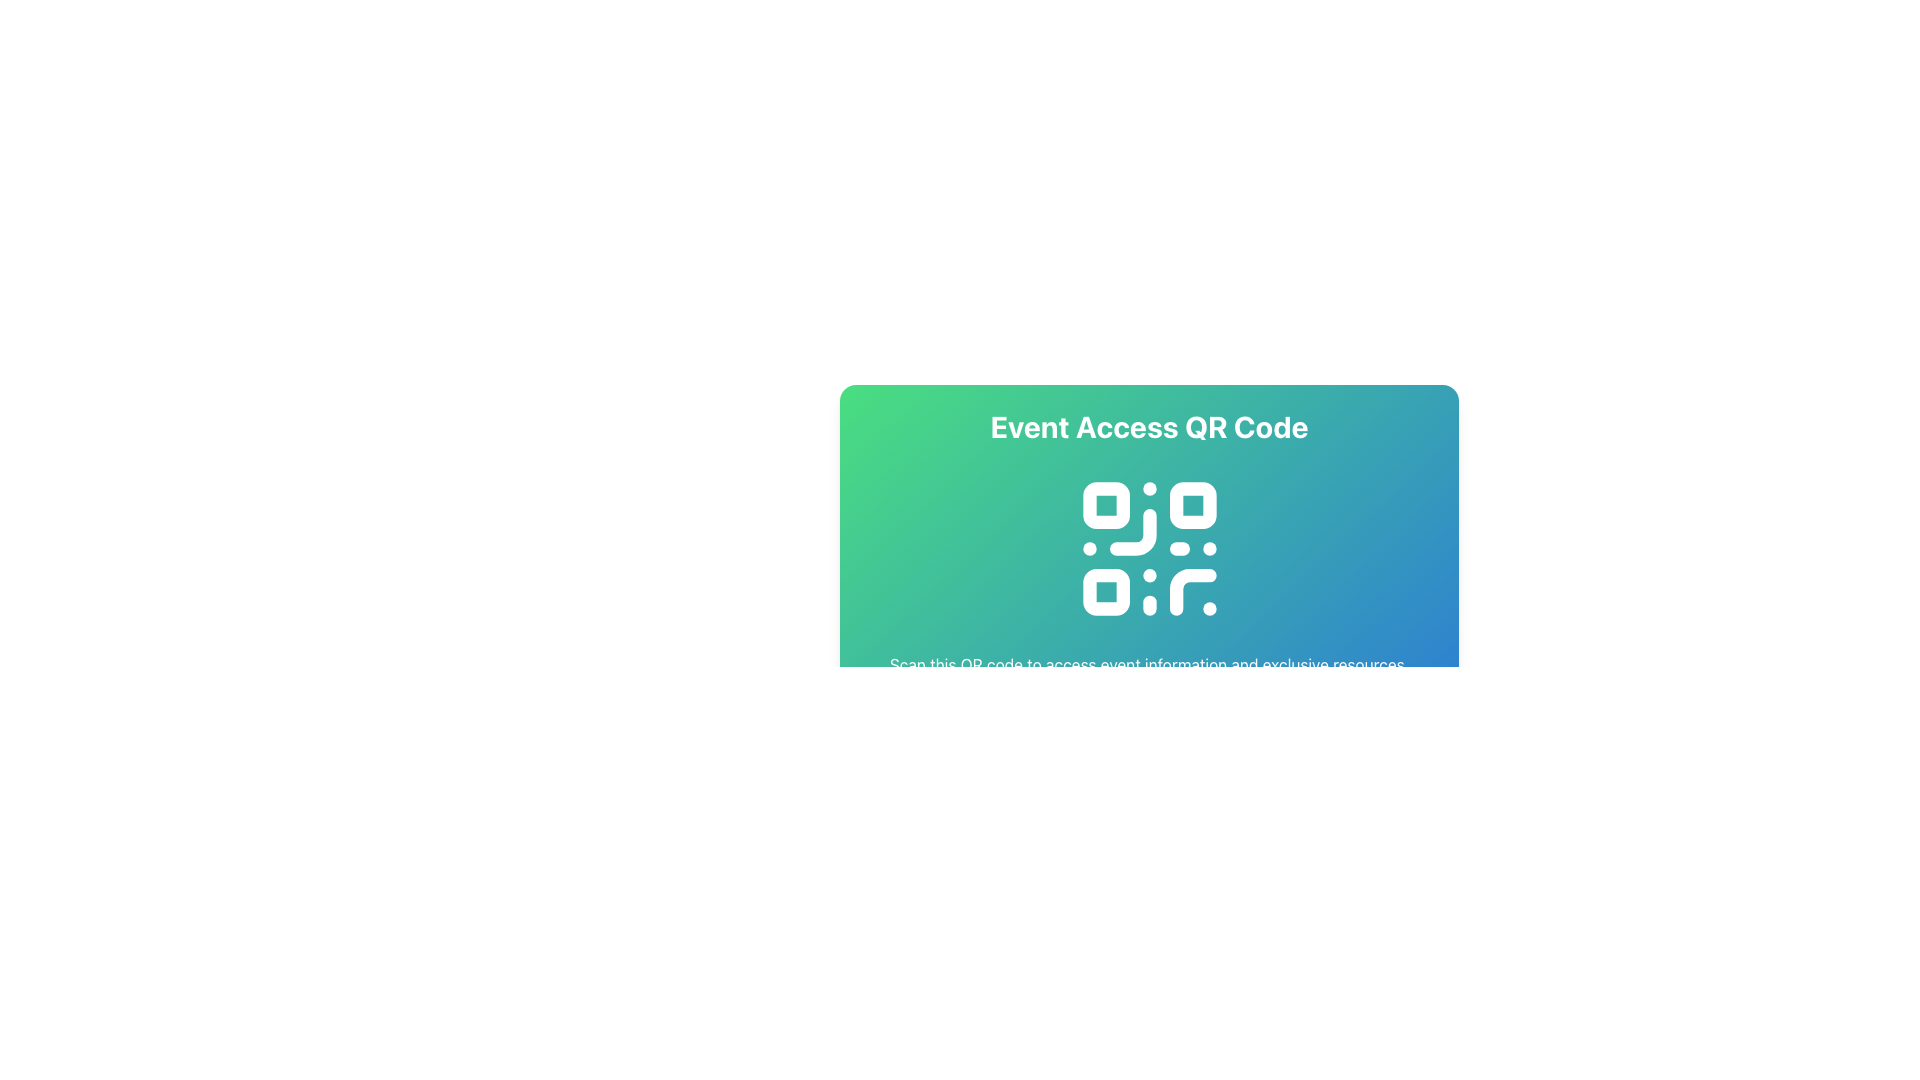 The width and height of the screenshot is (1920, 1080). I want to click on text displayed in the horizontally-aligned text block that says 'Scan this QR code to access event information and exclusive resources.' This text block is located beneath the QR code graphic and is center-aligned against a gradient background, so click(1149, 664).